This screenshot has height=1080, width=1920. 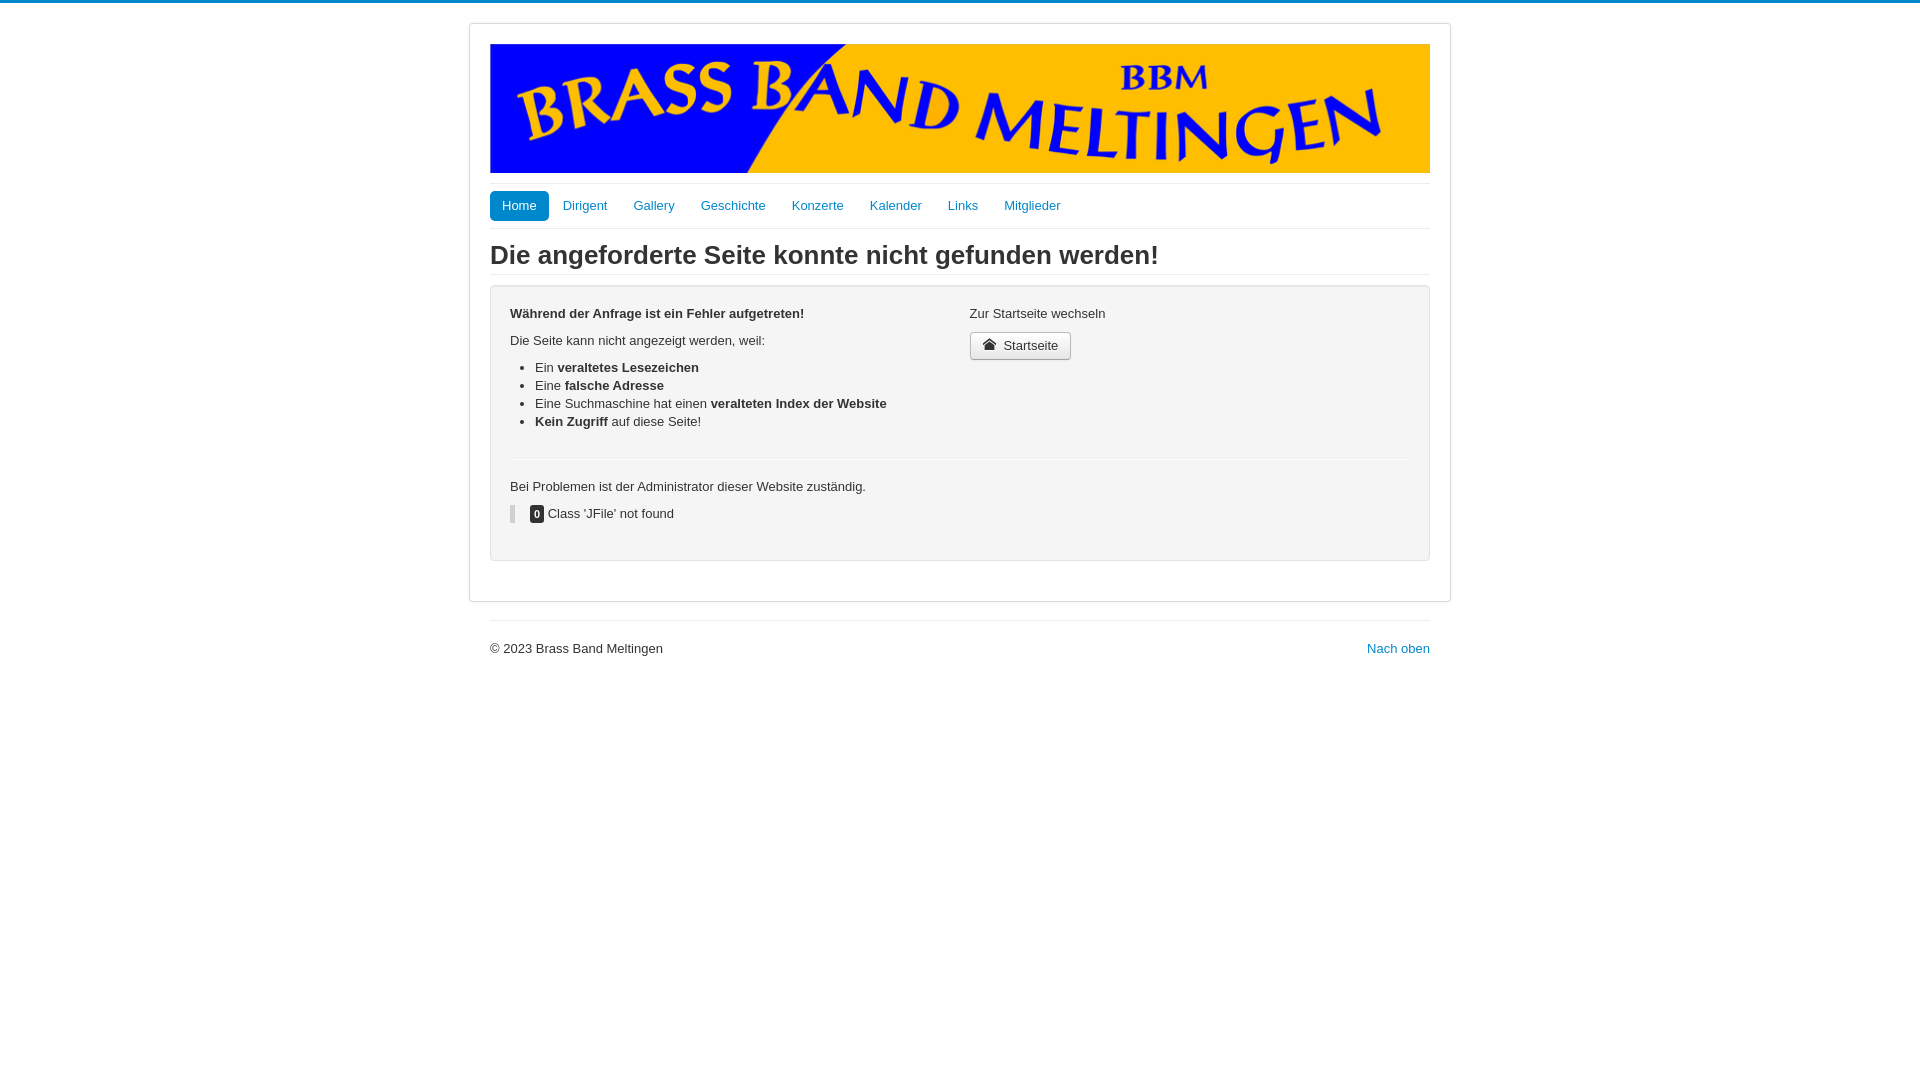 I want to click on 'Gallery', so click(x=653, y=205).